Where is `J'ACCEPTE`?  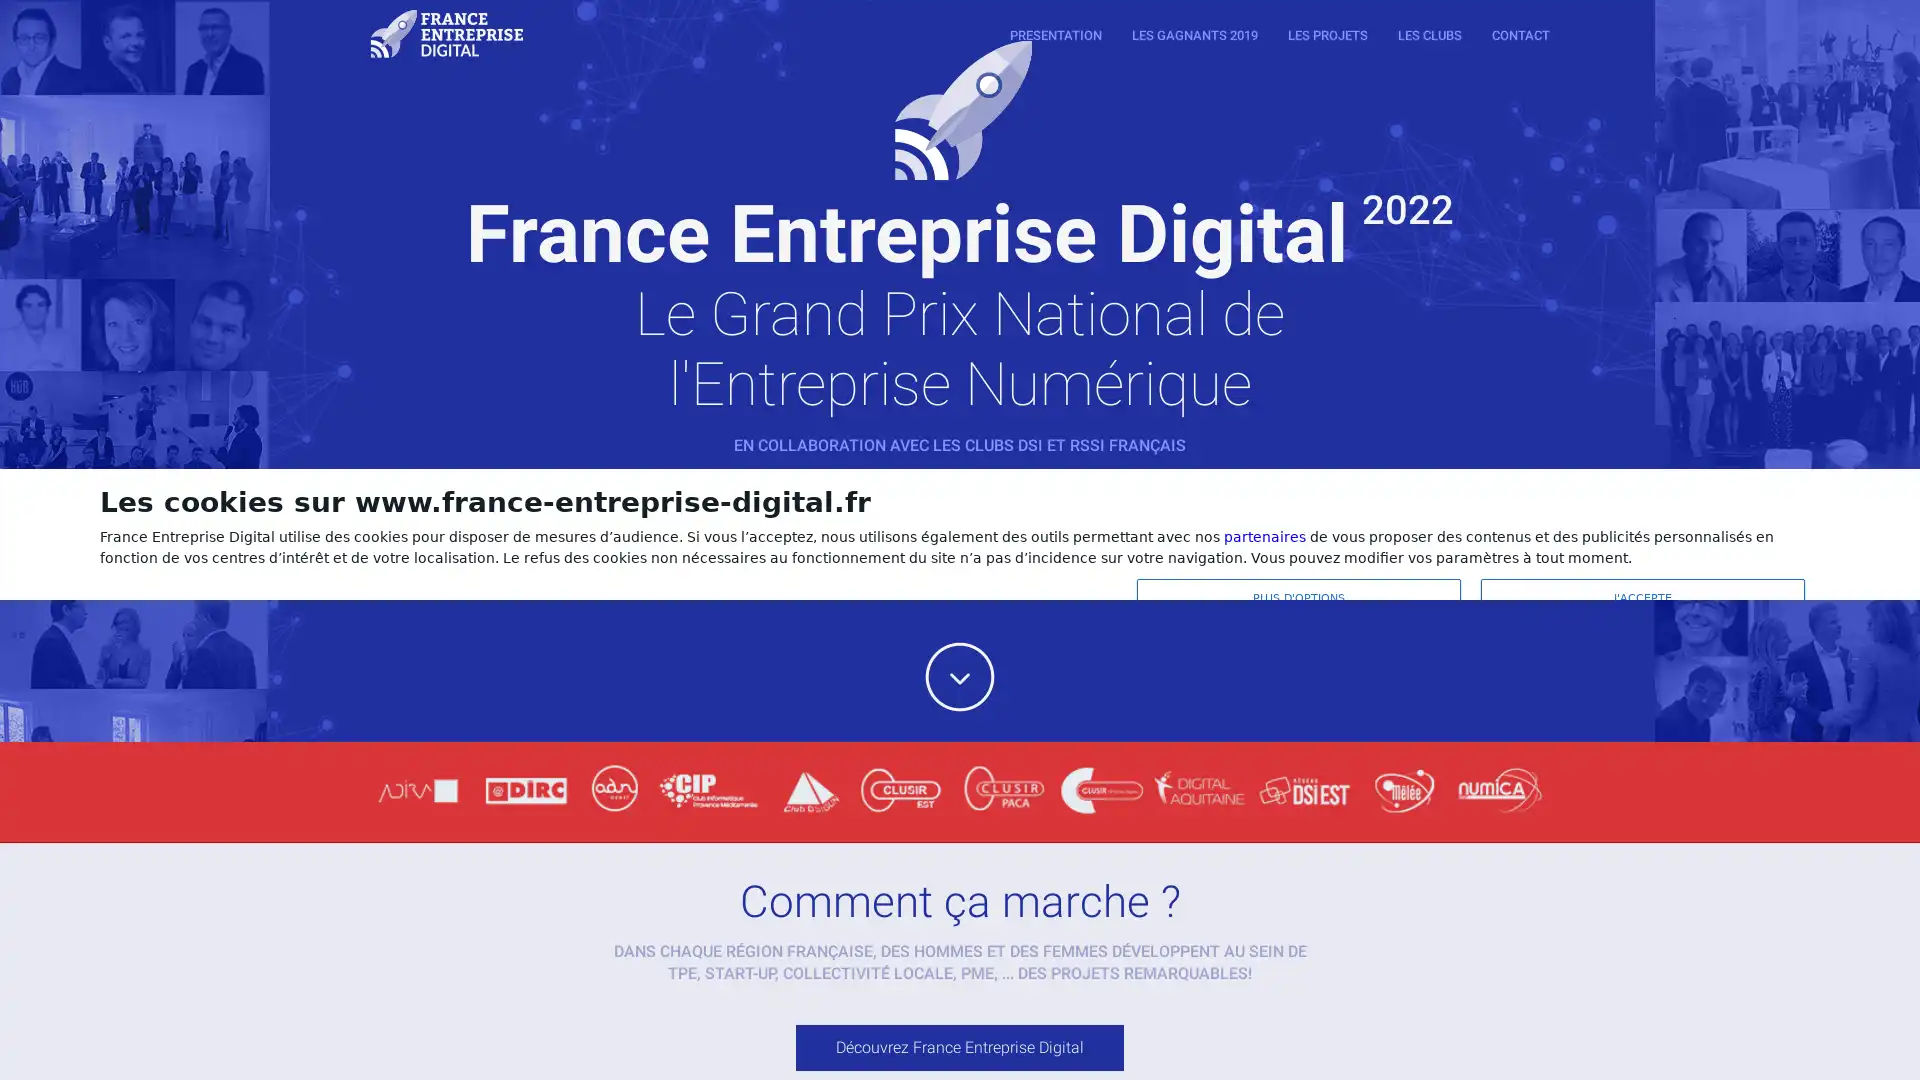
J'ACCEPTE is located at coordinates (1640, 593).